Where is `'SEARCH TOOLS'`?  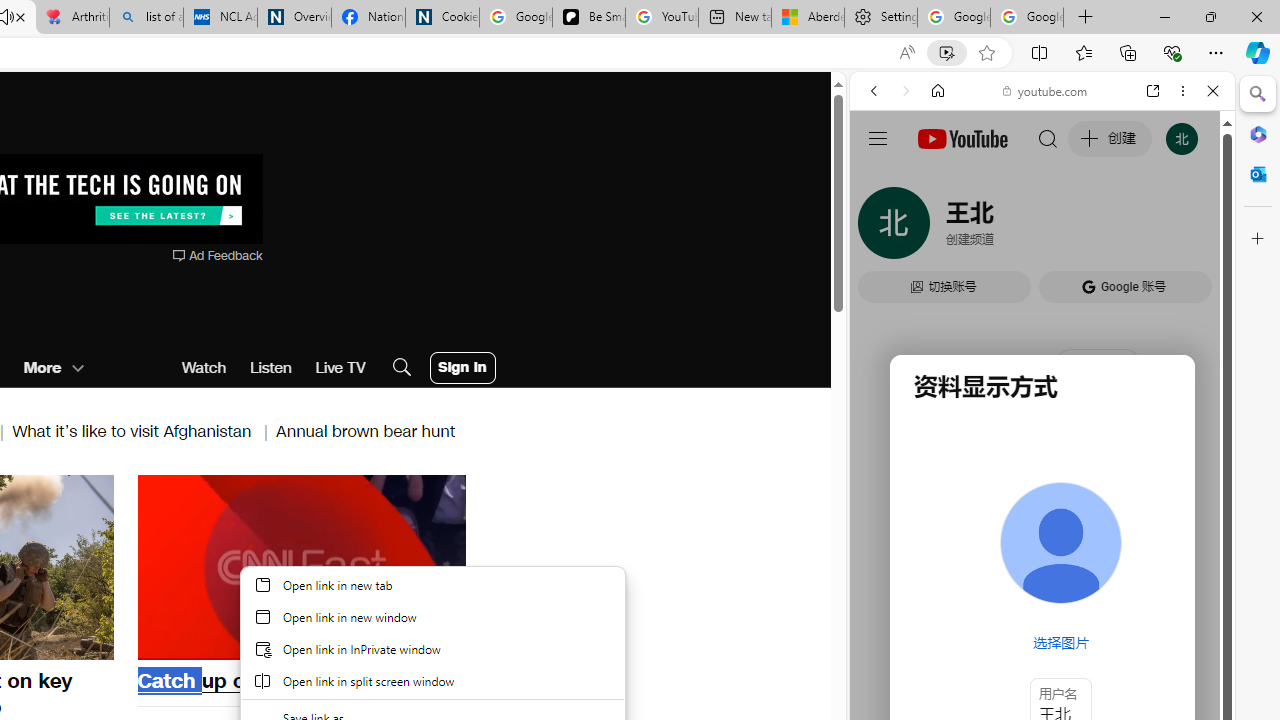 'SEARCH TOOLS' is located at coordinates (1092, 227).